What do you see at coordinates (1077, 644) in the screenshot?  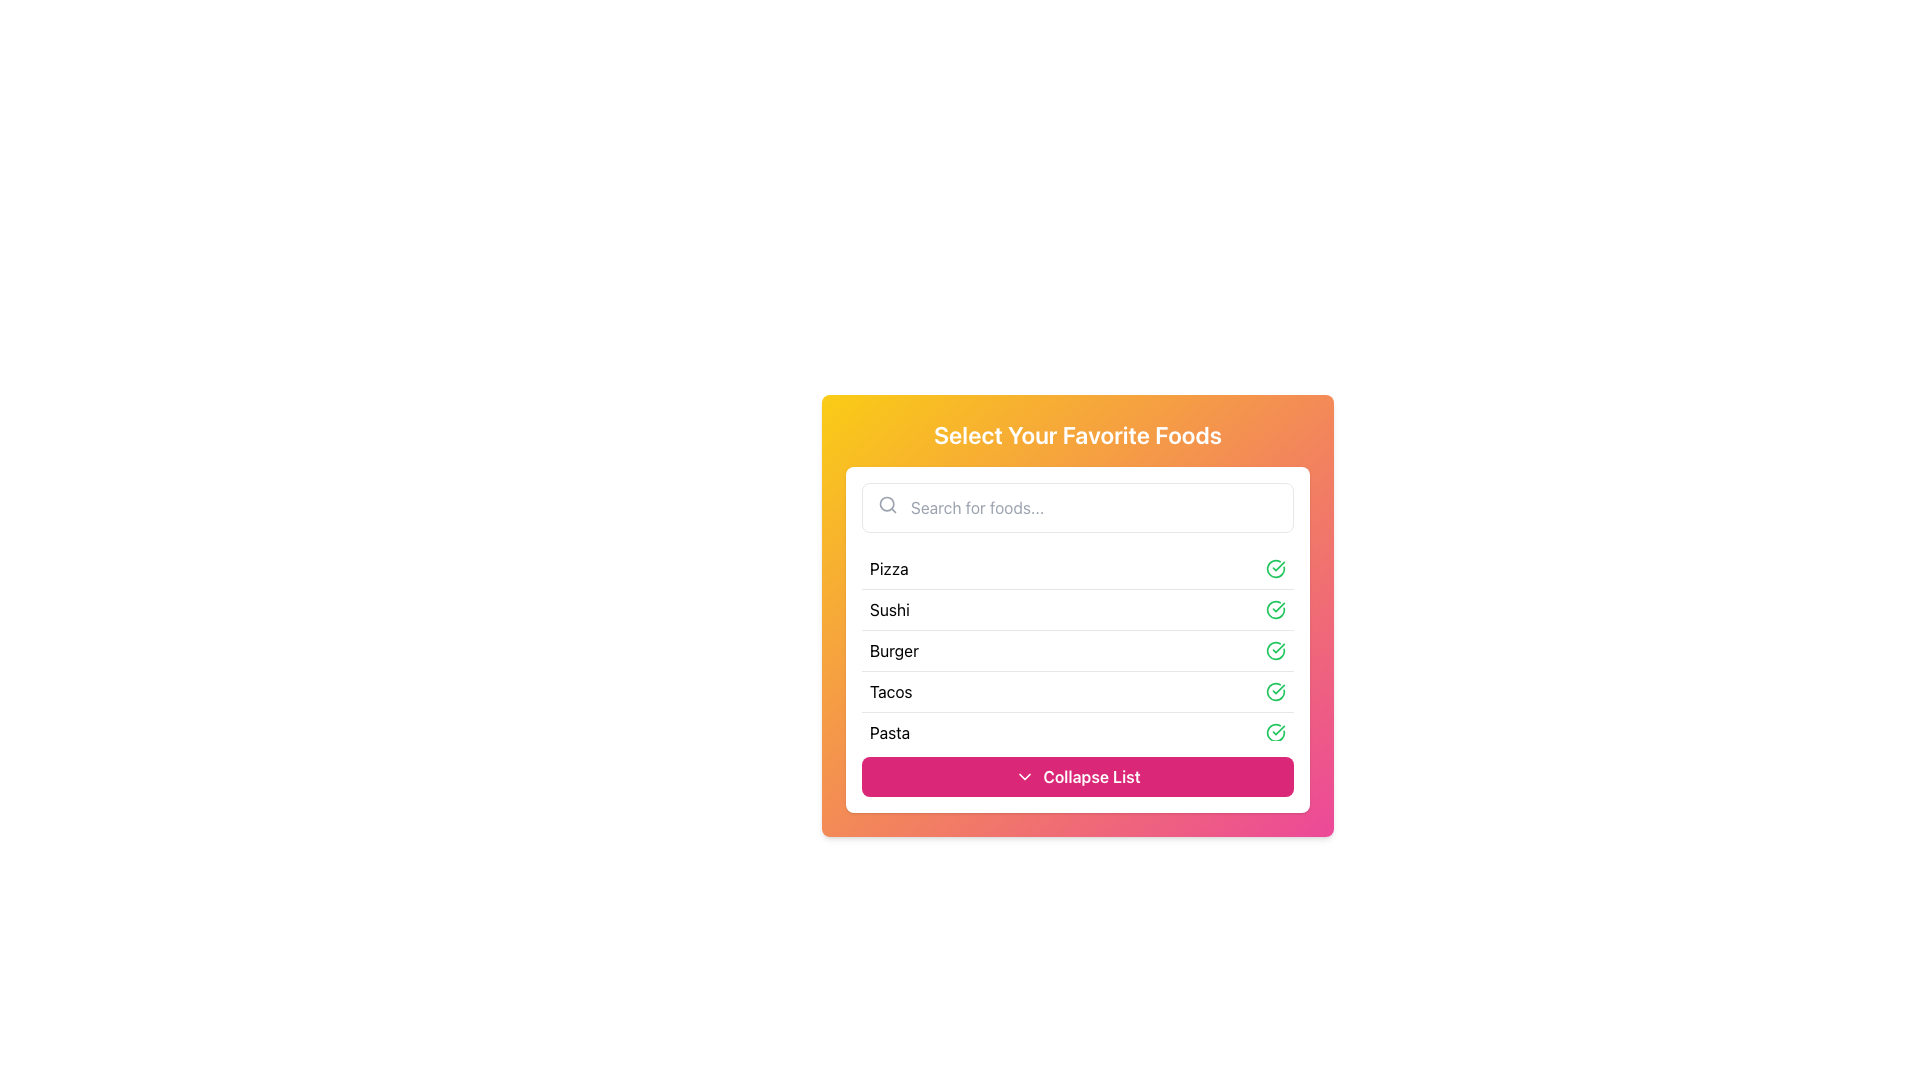 I see `the third selectable item in the list labeled 'Select Your Favorite Foods', which is positioned centrally between 'Sushi' and 'Tacos'` at bounding box center [1077, 644].